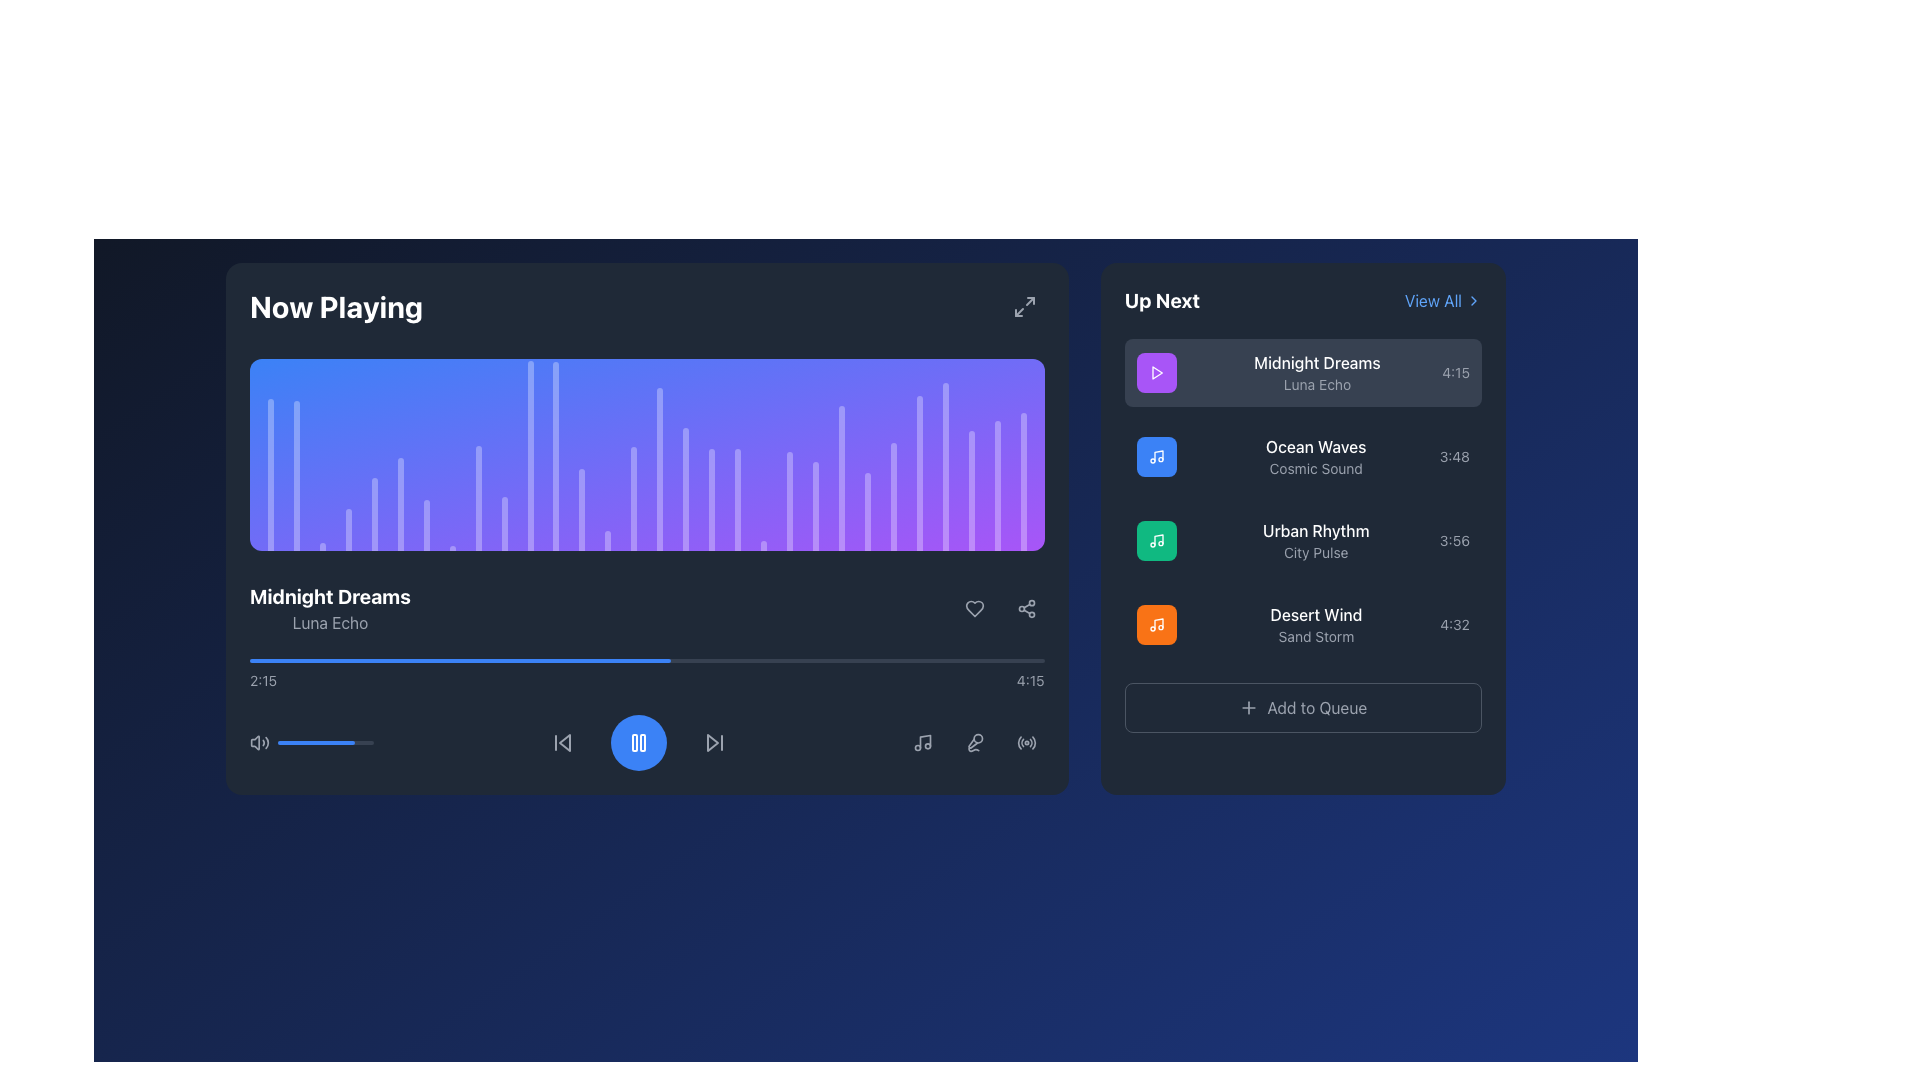 This screenshot has width=1920, height=1080. I want to click on the triangular play icon located in the 'Now Playing' section of the interface, which is filled with white and positioned among playback controls, so click(1157, 373).